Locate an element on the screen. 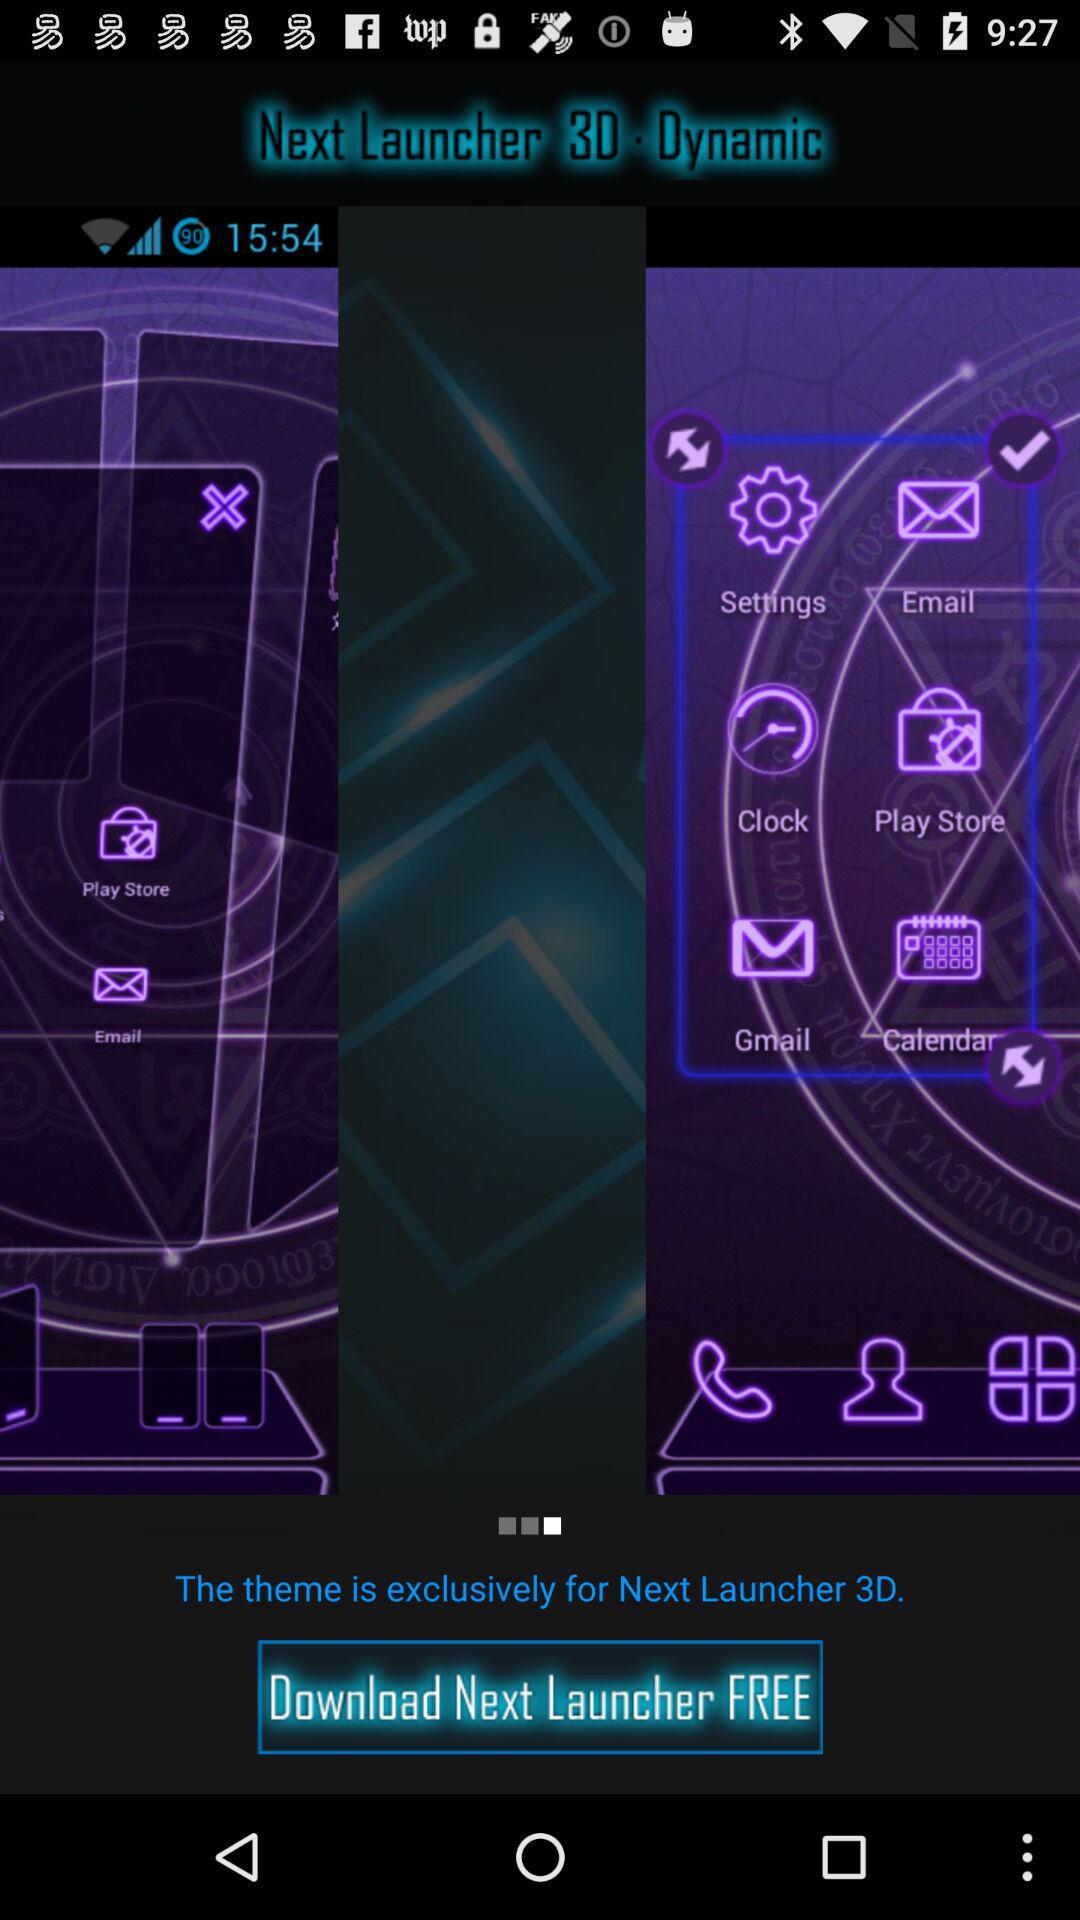  download option is located at coordinates (540, 1696).